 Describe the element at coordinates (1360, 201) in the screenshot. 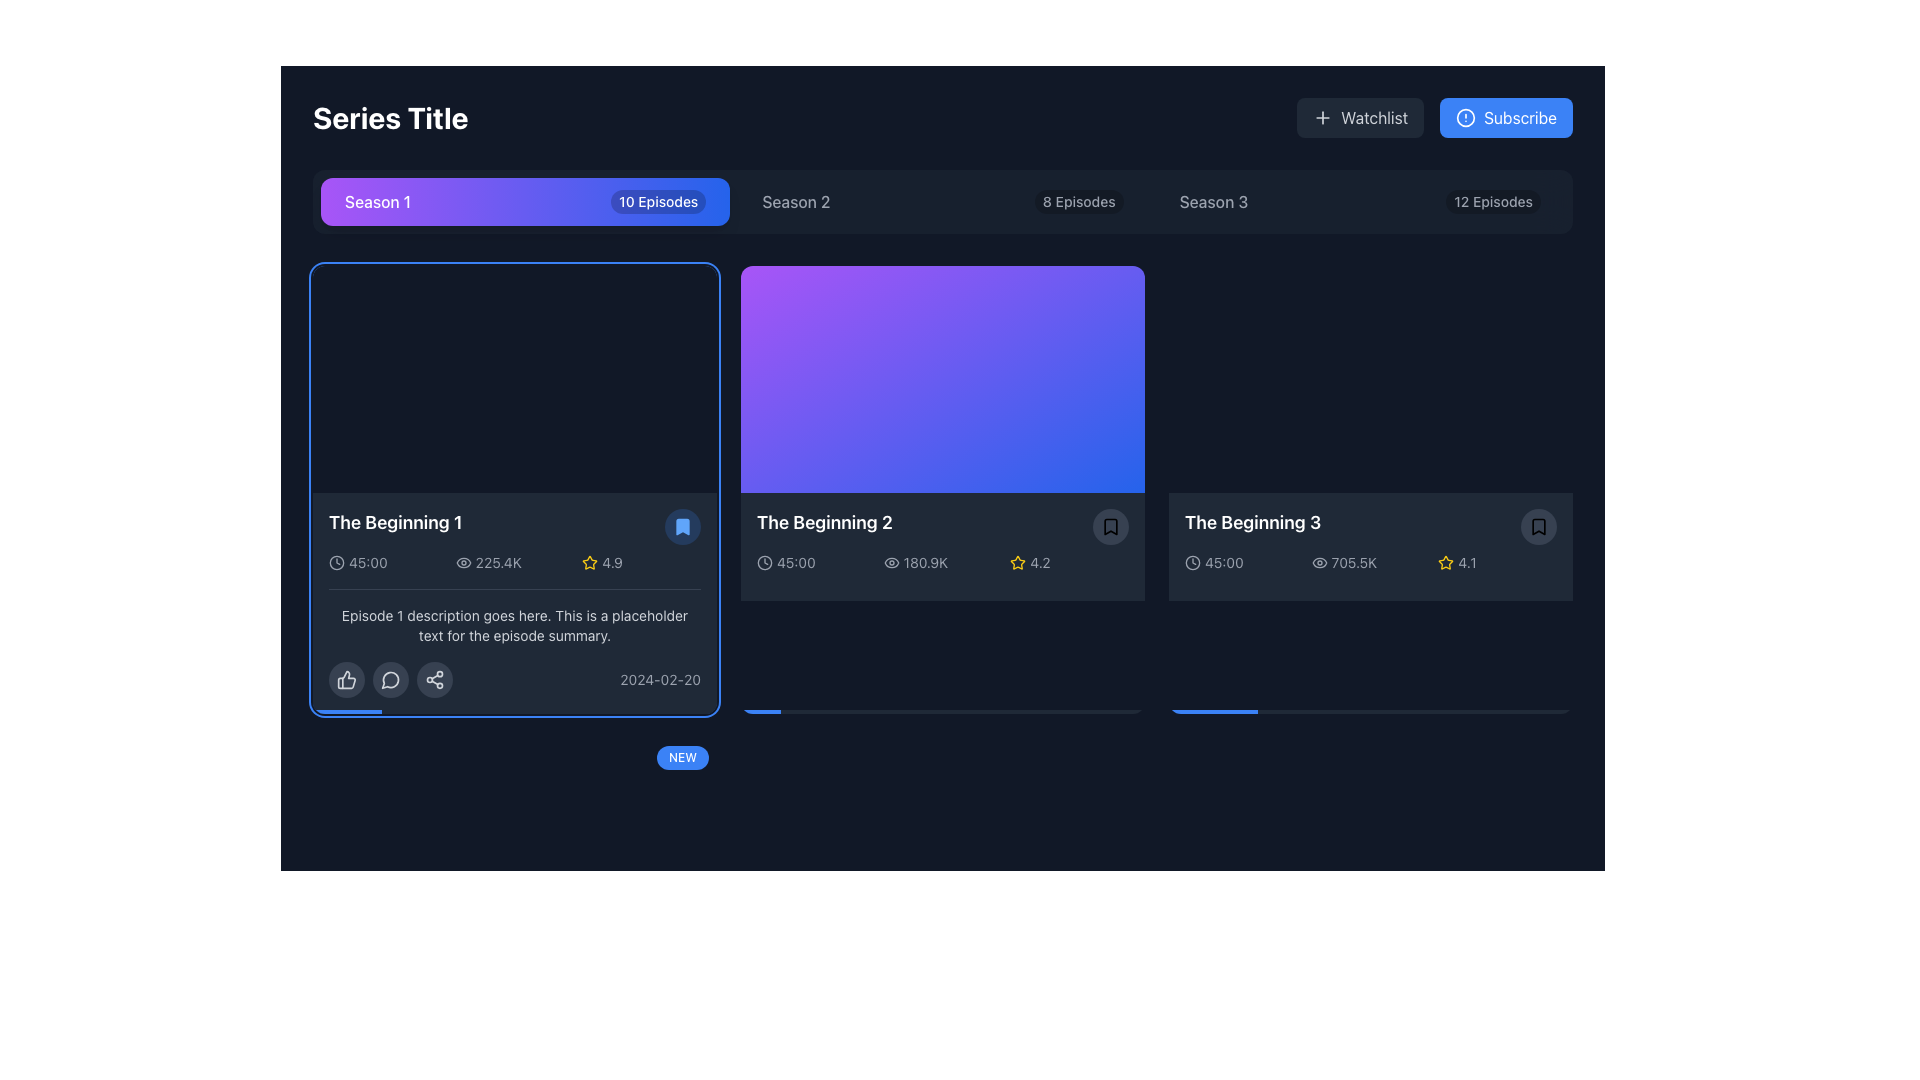

I see `the 'Season 3' button, which is the third button in a horizontally aligned group for navigating to the episodes of this season` at that location.